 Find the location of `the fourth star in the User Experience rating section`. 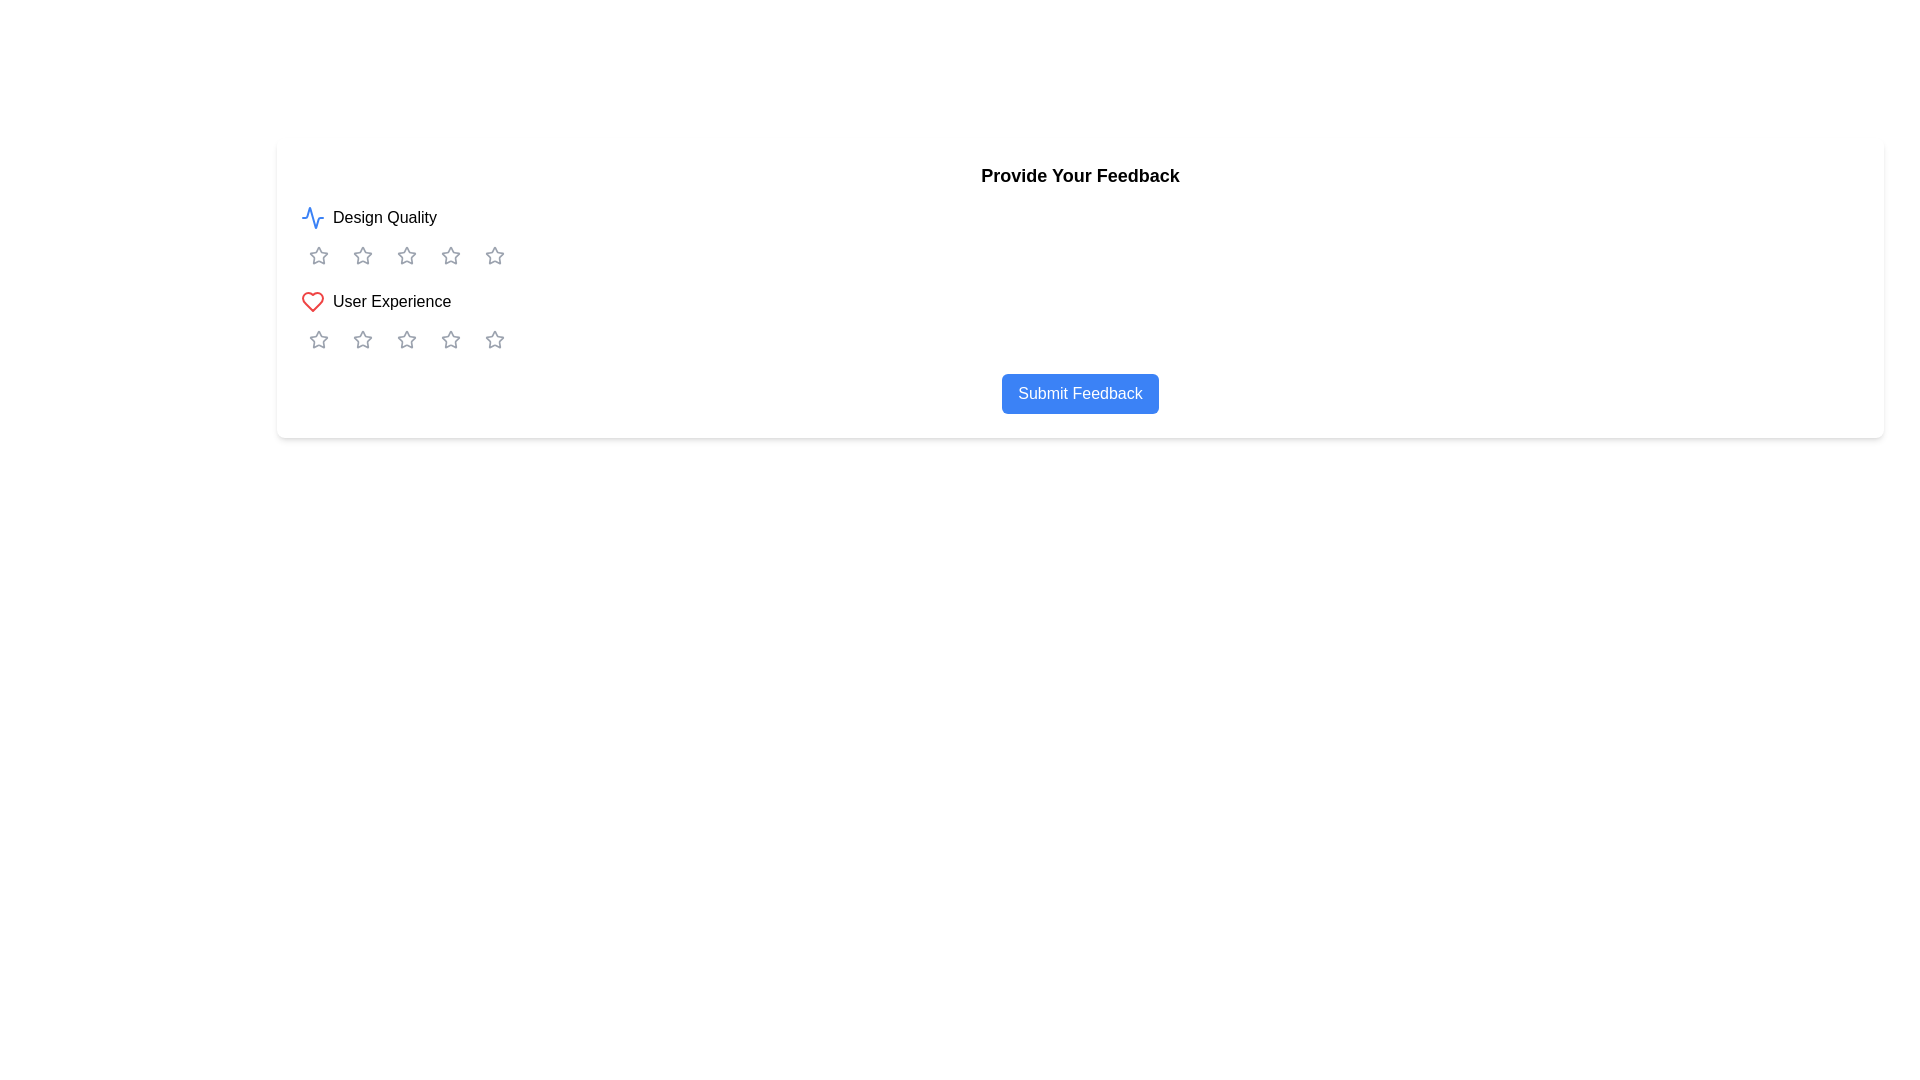

the fourth star in the User Experience rating section is located at coordinates (450, 338).